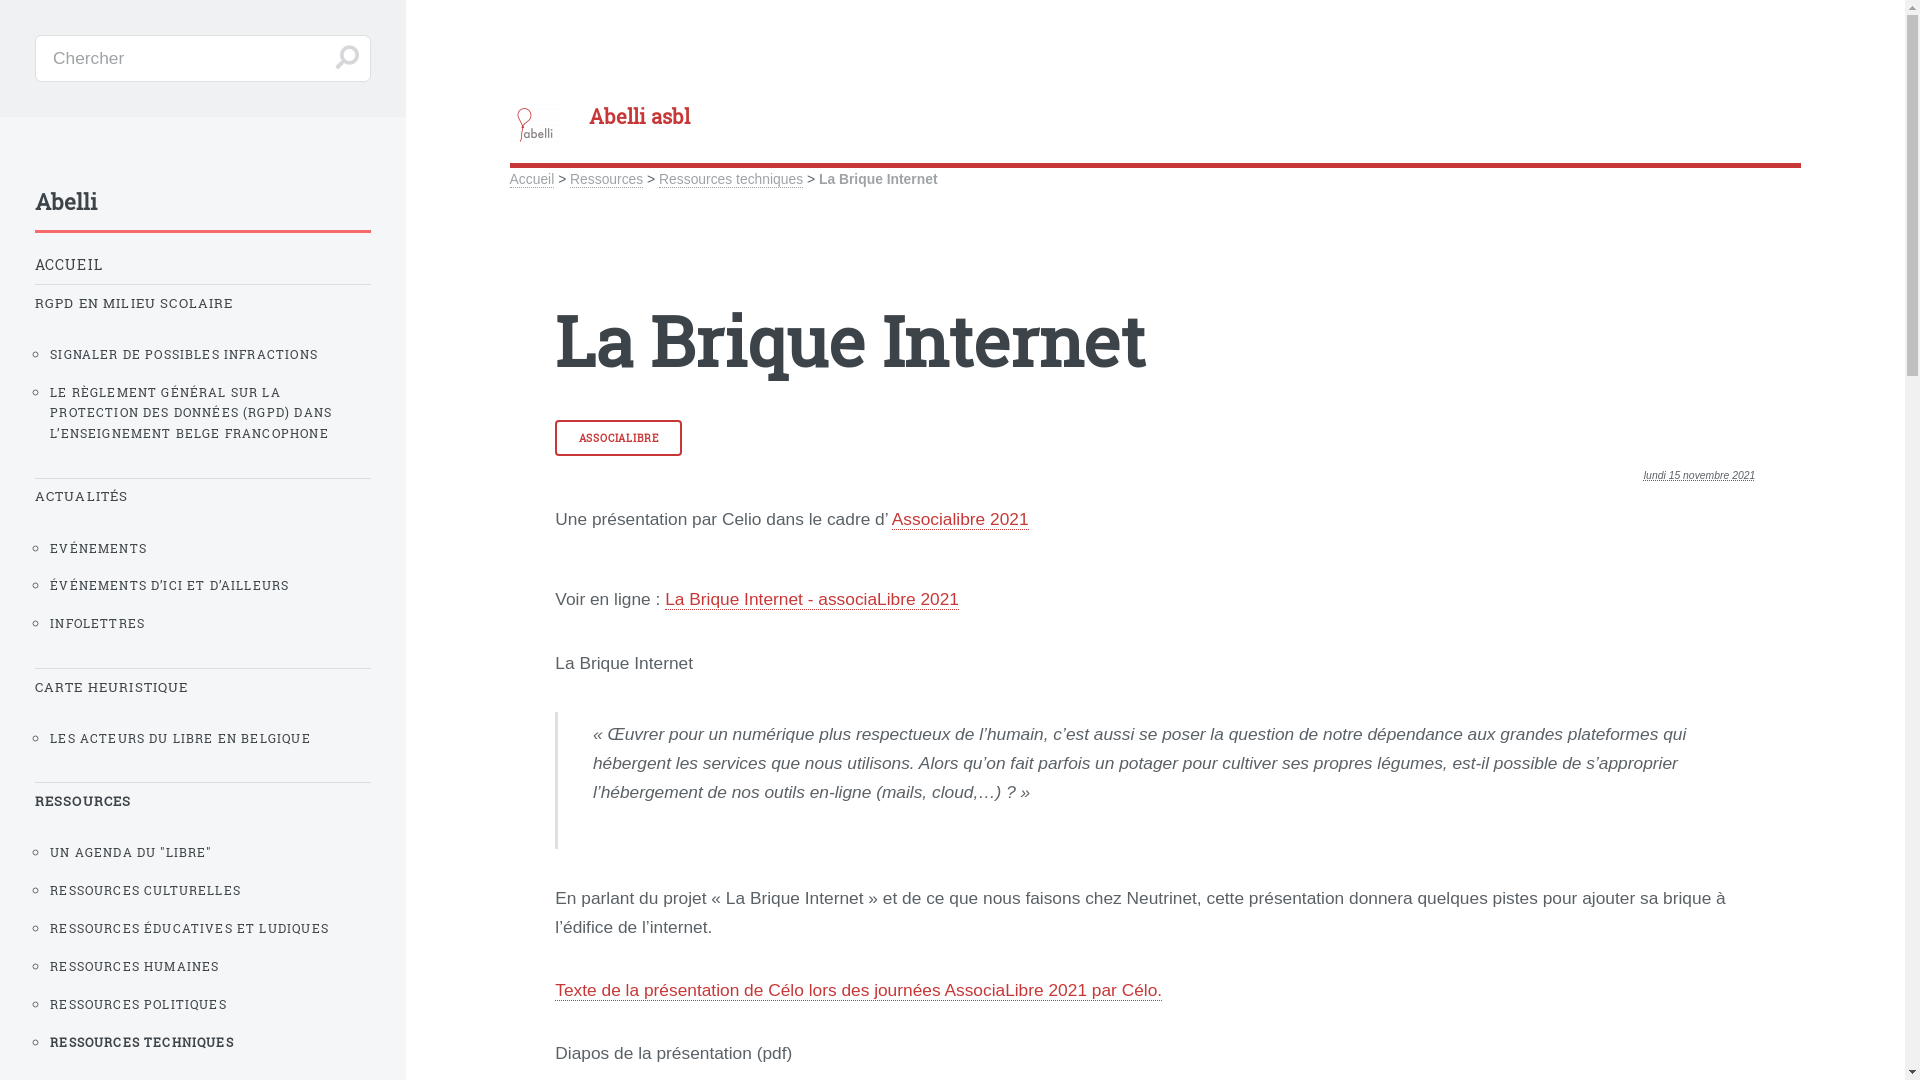  What do you see at coordinates (210, 353) in the screenshot?
I see `'SIGNALER DE POSSIBLES INFRACTIONS'` at bounding box center [210, 353].